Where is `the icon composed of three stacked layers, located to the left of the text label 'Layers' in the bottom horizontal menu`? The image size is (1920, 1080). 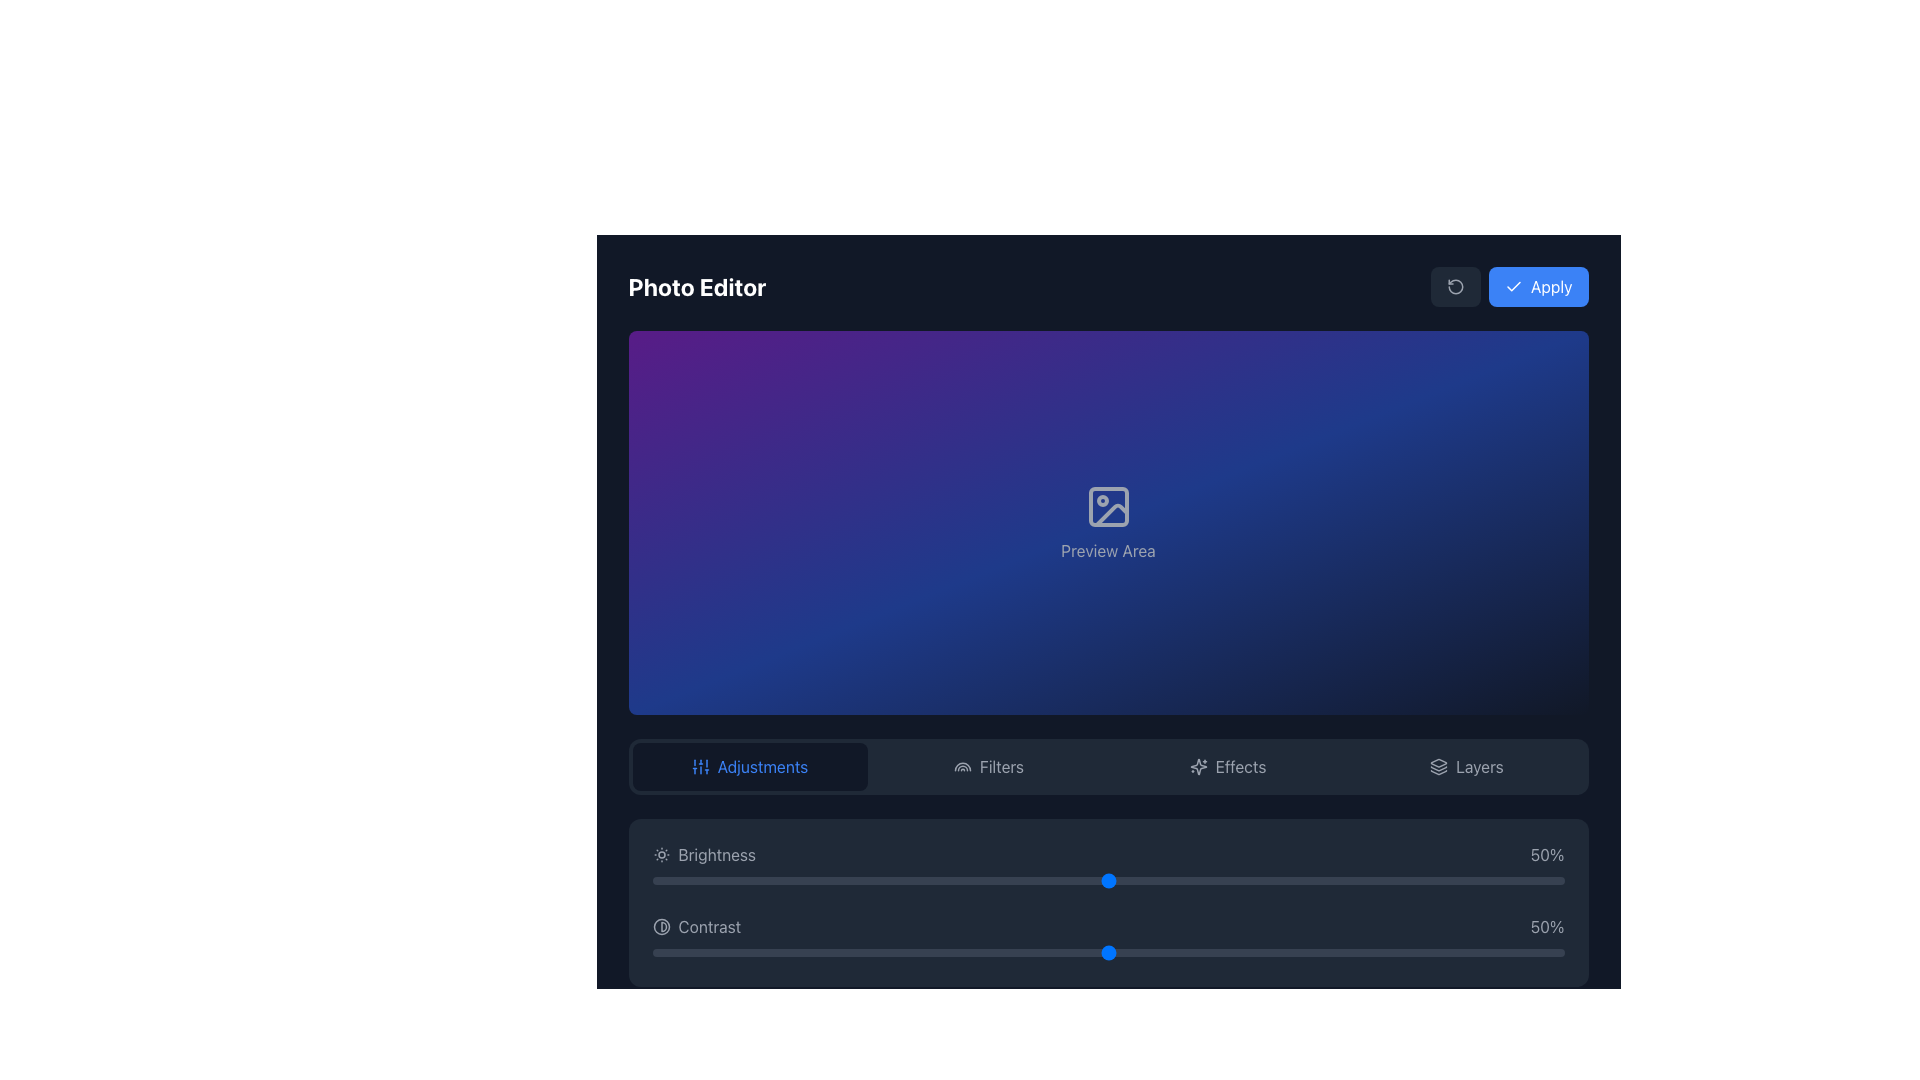
the icon composed of three stacked layers, located to the left of the text label 'Layers' in the bottom horizontal menu is located at coordinates (1438, 766).